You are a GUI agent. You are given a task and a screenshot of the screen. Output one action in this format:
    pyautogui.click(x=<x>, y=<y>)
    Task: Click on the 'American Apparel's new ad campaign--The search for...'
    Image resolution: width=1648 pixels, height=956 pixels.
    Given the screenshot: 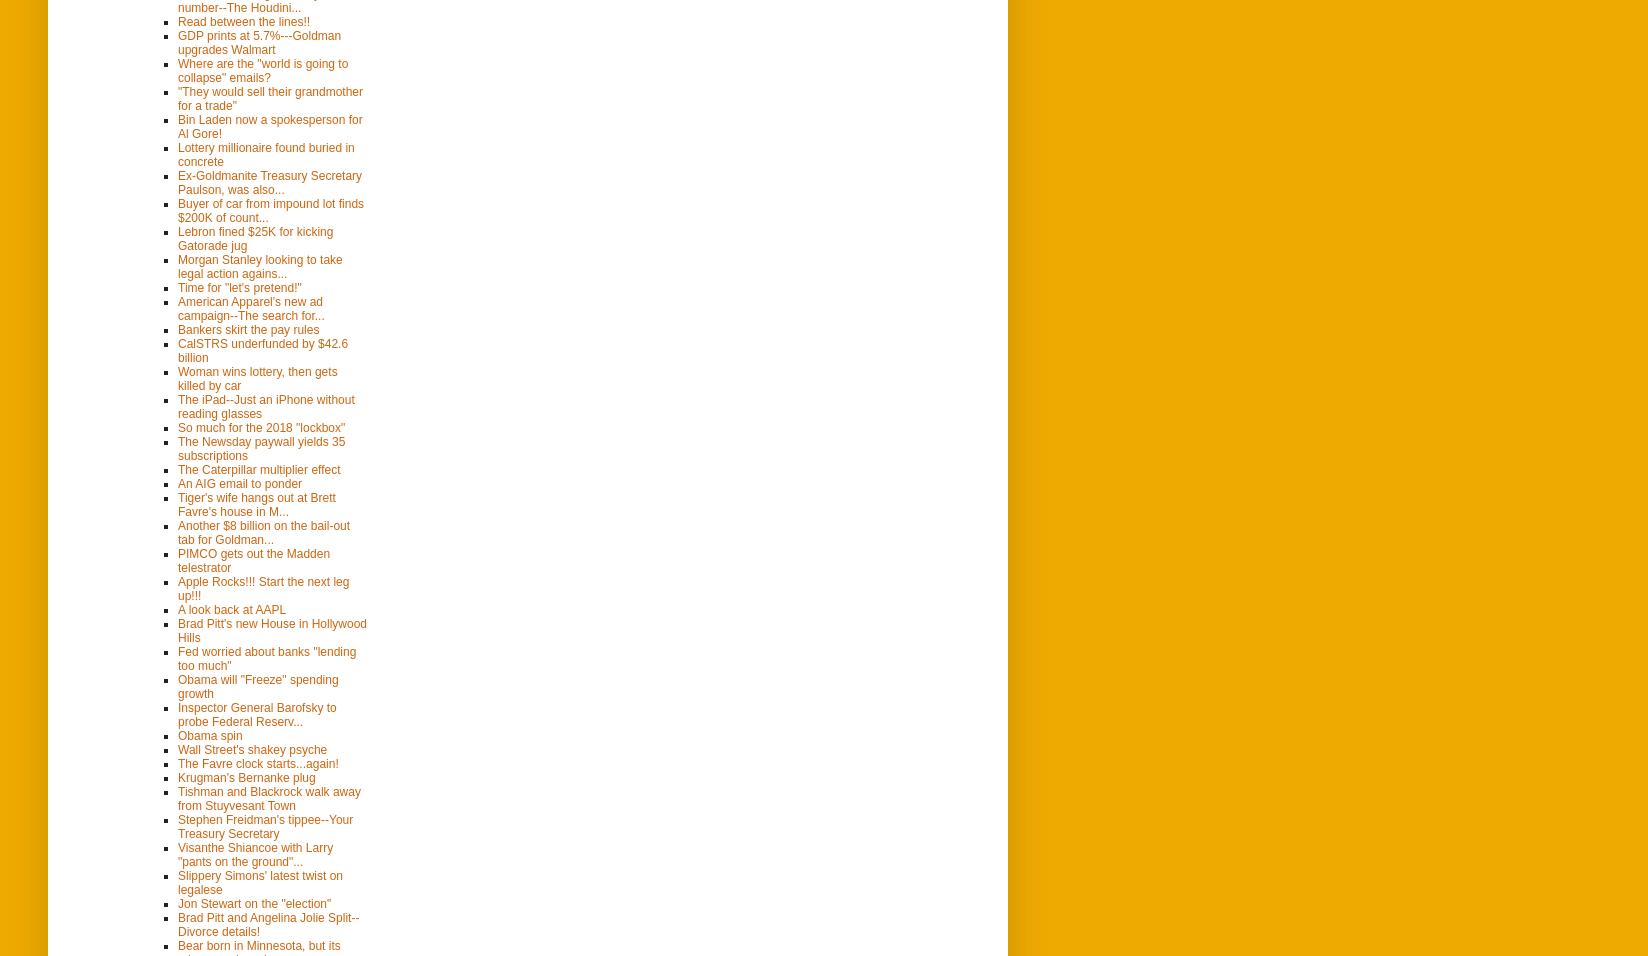 What is the action you would take?
    pyautogui.click(x=249, y=307)
    